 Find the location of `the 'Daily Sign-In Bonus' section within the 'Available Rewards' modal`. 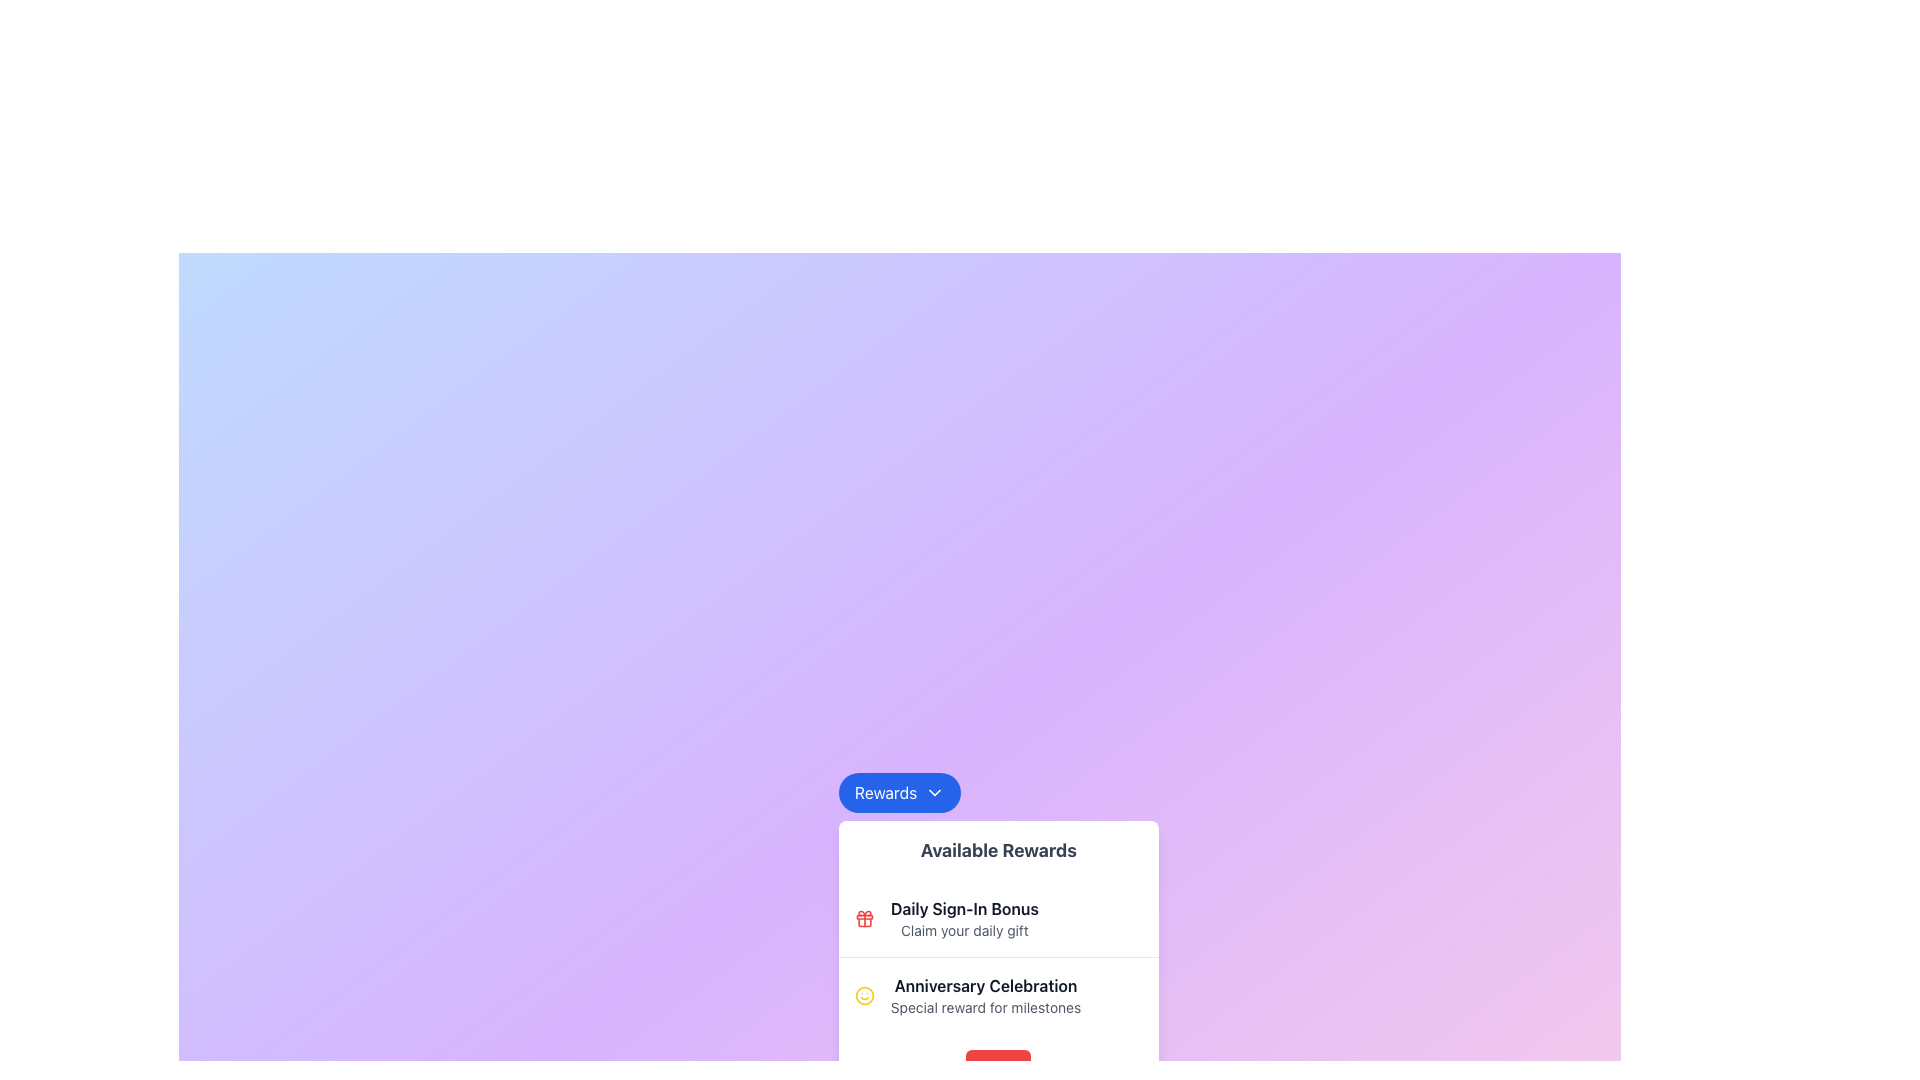

the 'Daily Sign-In Bonus' section within the 'Available Rewards' modal is located at coordinates (998, 956).